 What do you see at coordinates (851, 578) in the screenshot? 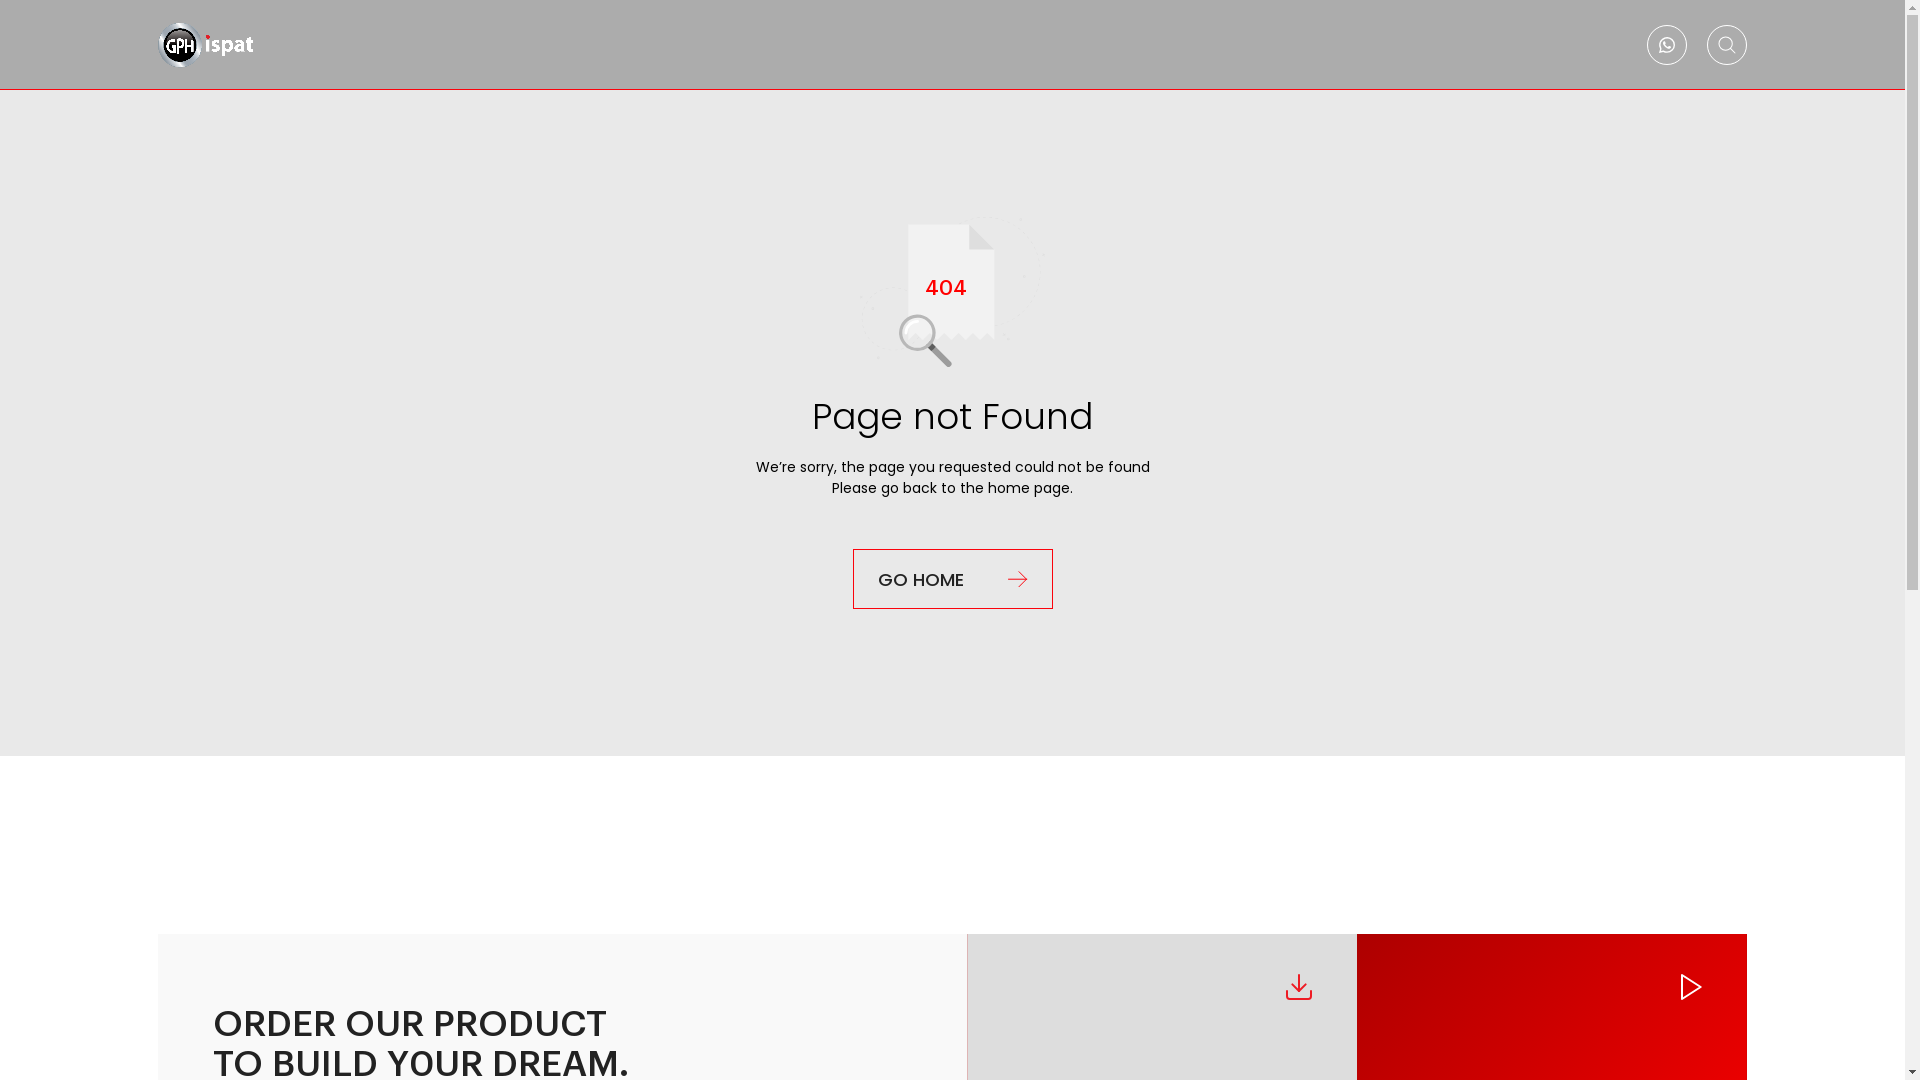
I see `'GO HOME'` at bounding box center [851, 578].